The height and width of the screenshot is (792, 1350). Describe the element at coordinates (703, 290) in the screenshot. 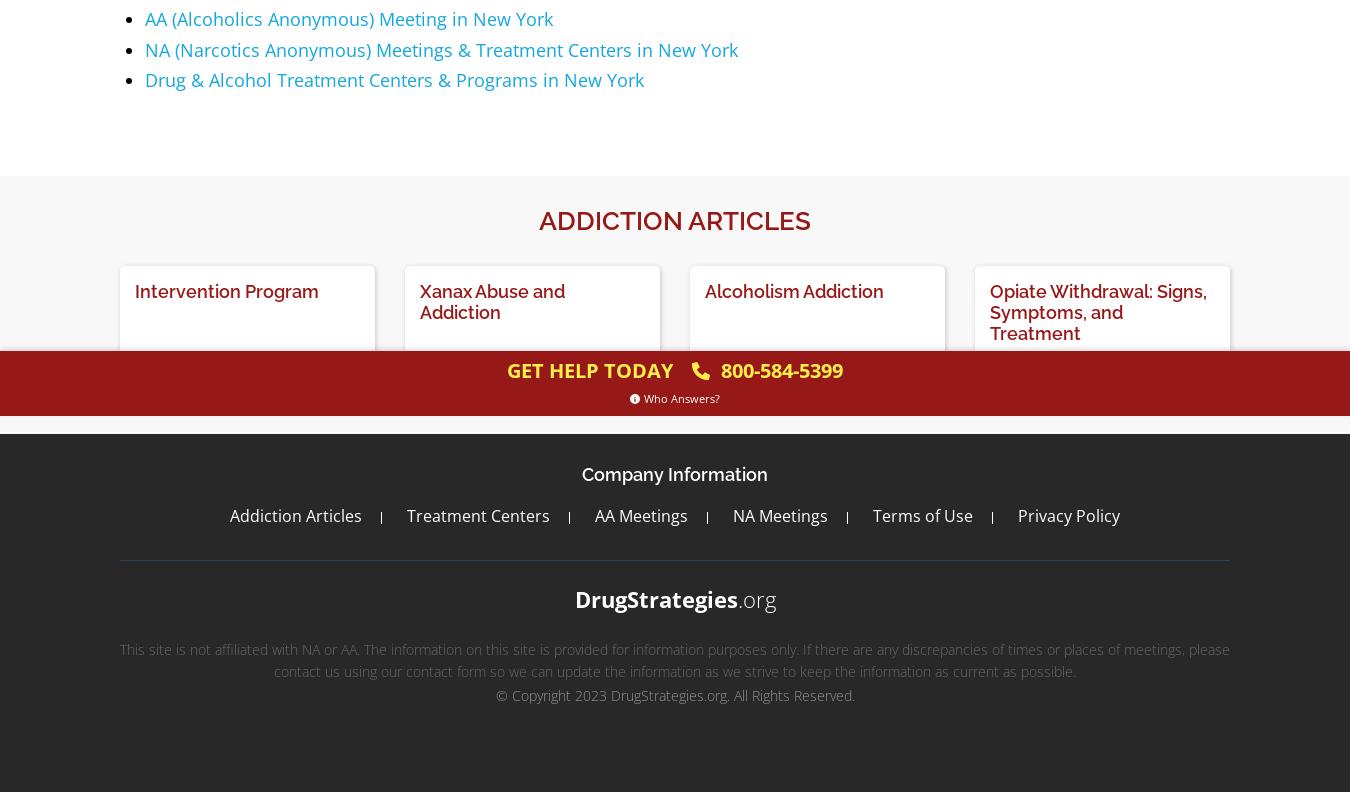

I see `'Alcoholism Addiction'` at that location.